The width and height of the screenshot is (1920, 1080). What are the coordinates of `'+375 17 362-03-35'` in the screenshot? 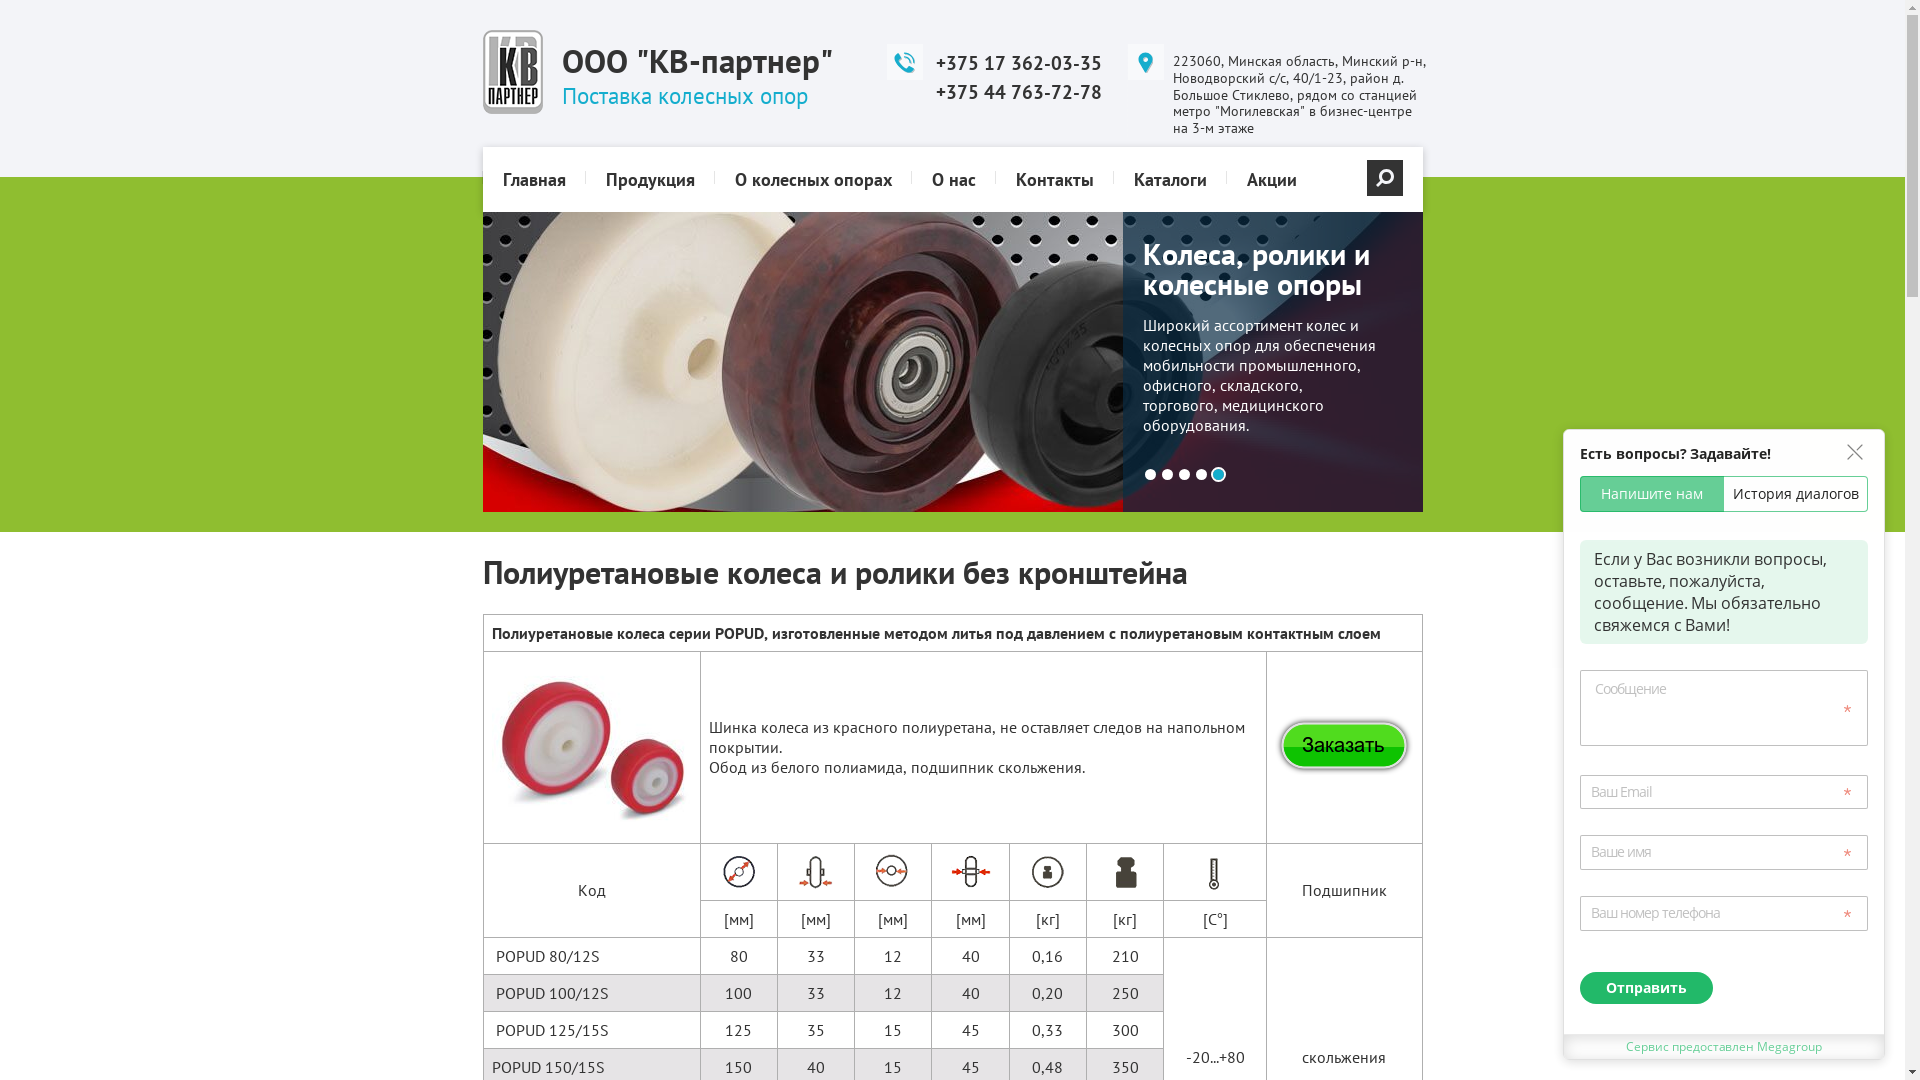 It's located at (1018, 61).